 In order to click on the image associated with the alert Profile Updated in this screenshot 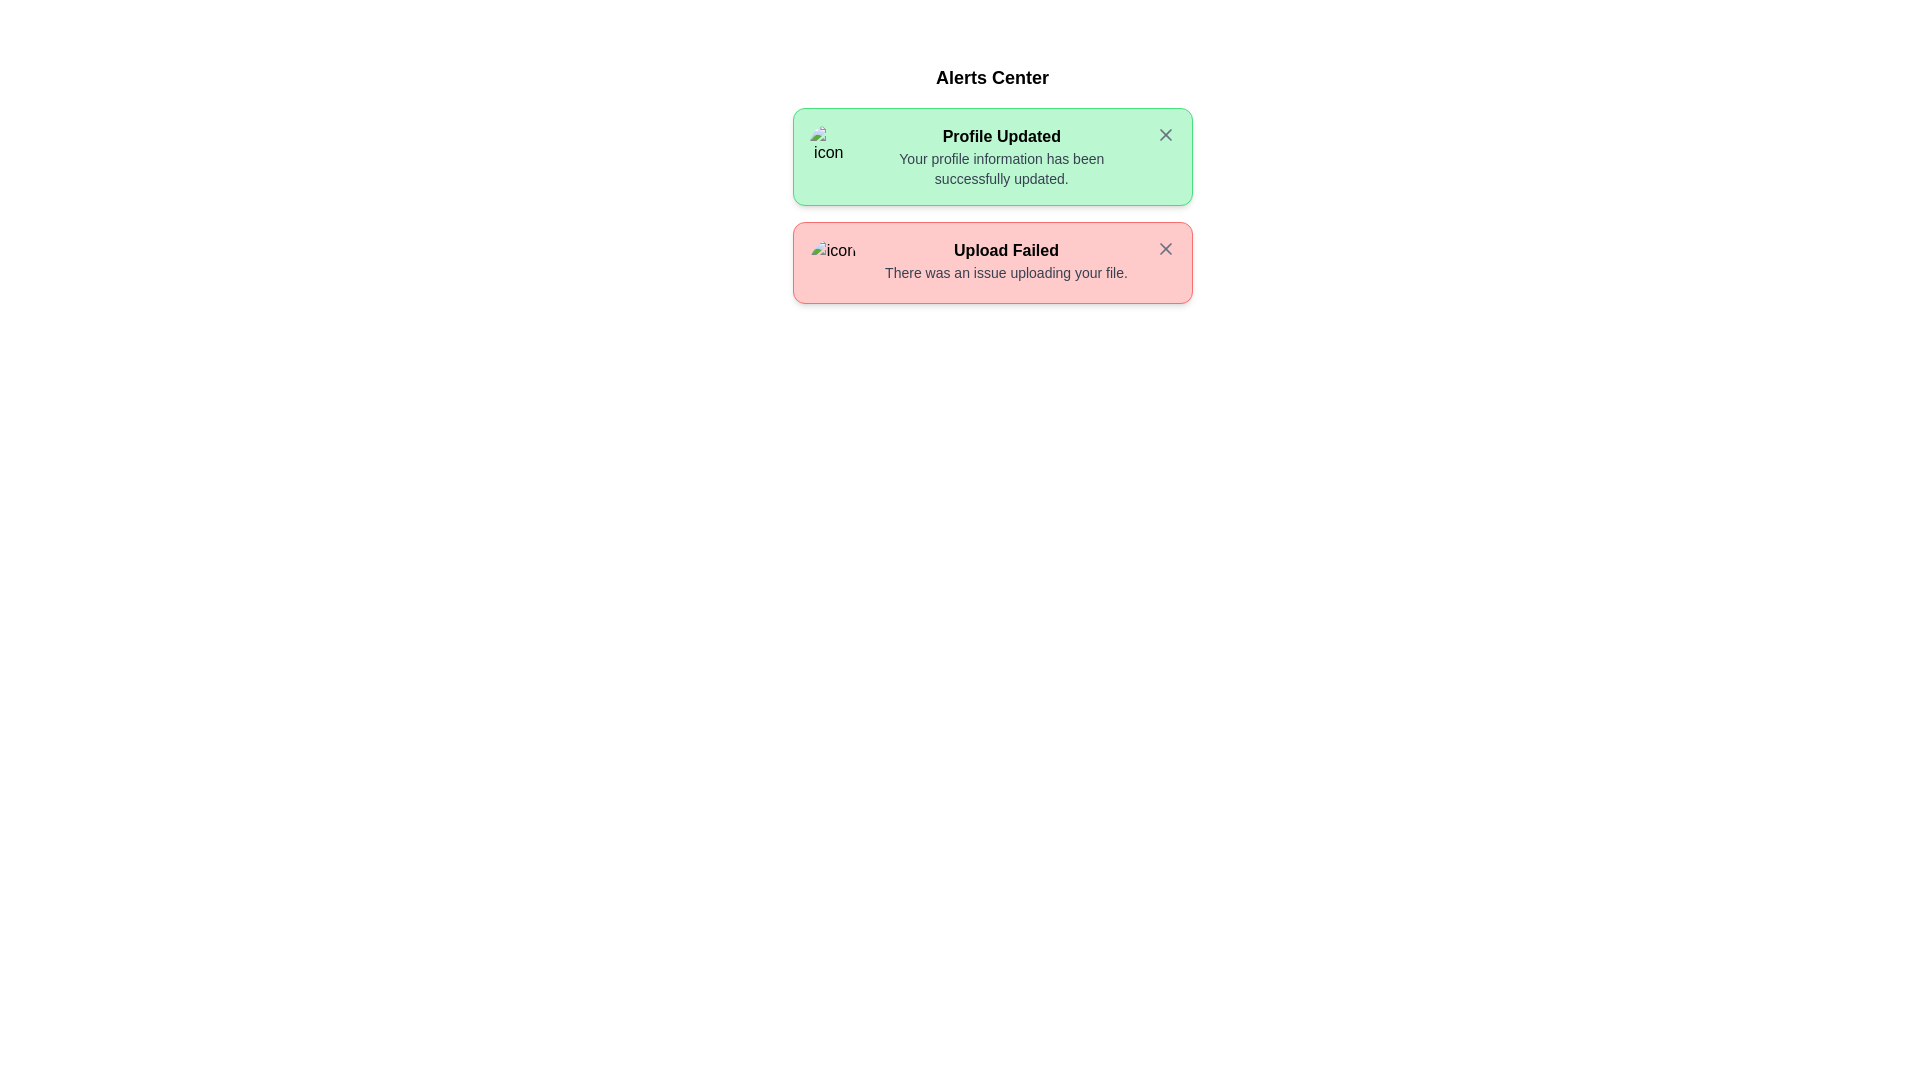, I will do `click(828, 148)`.